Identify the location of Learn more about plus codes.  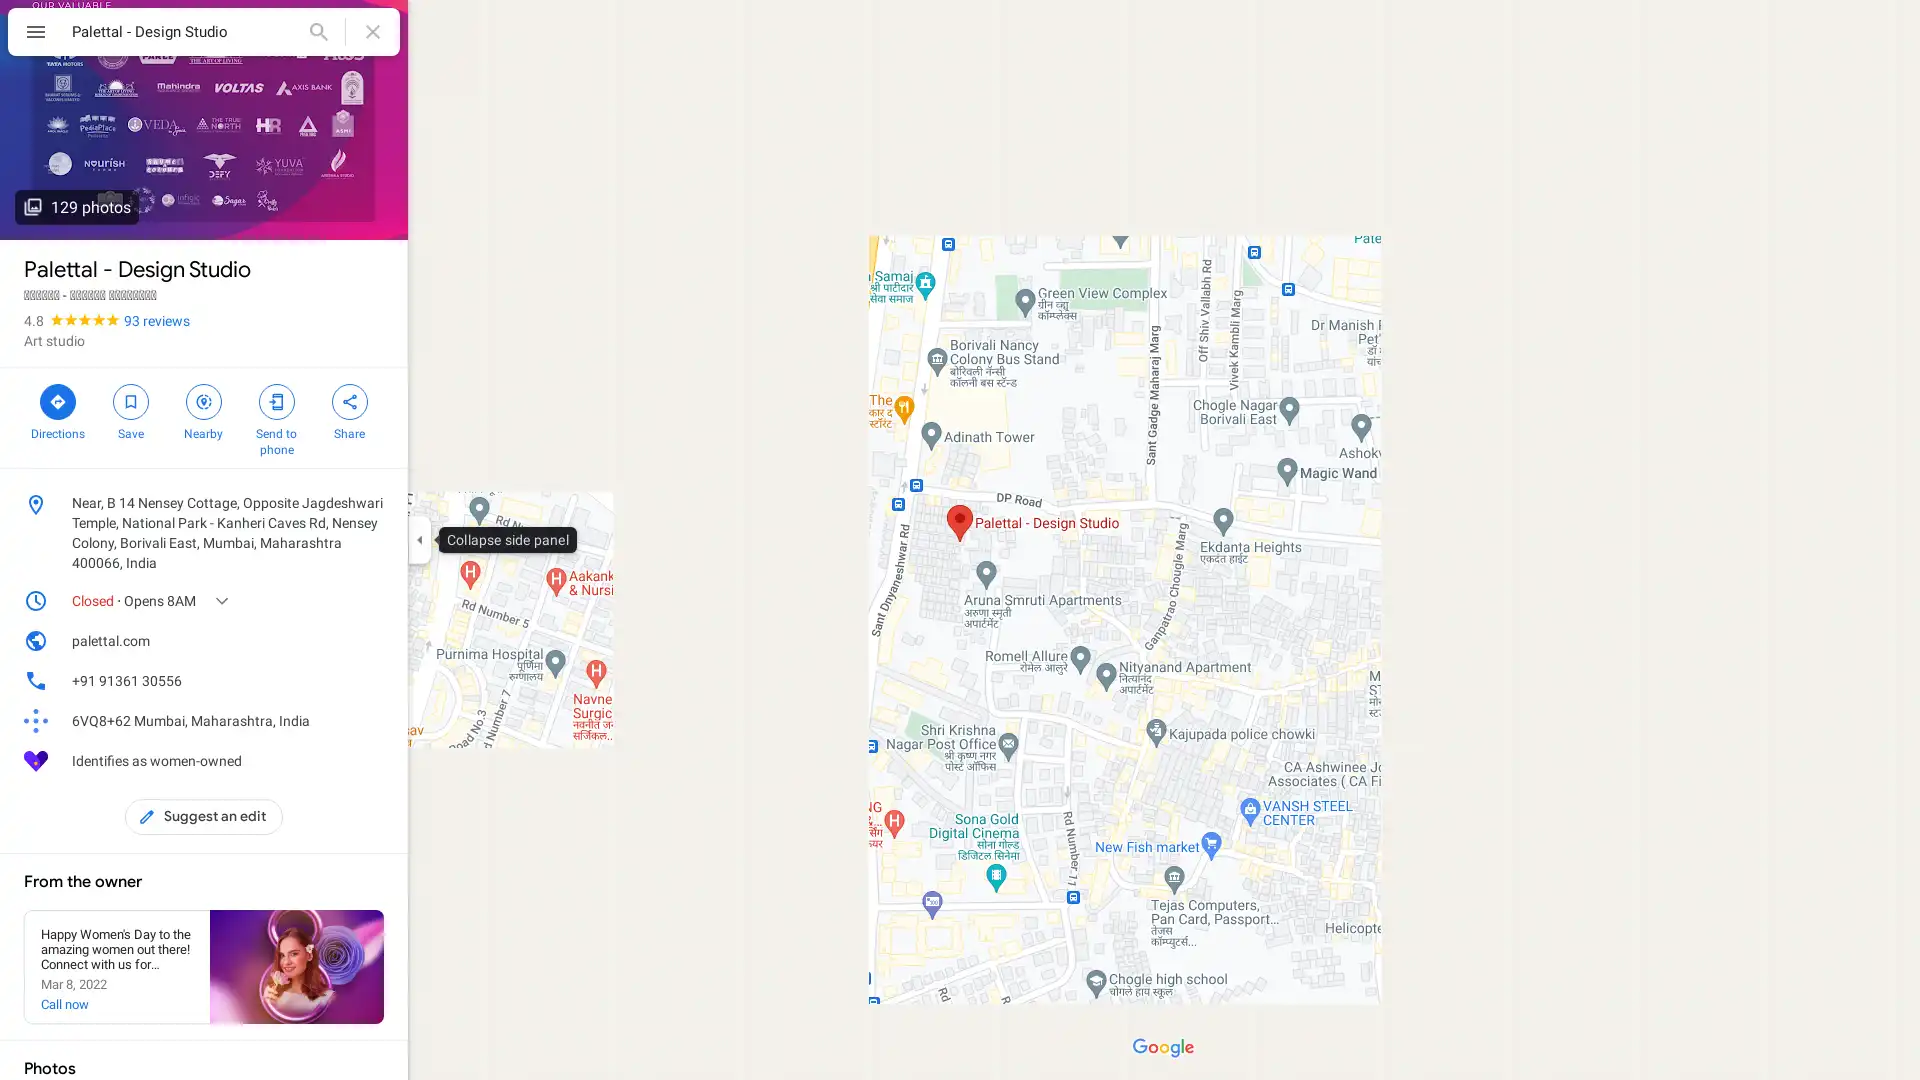
(374, 721).